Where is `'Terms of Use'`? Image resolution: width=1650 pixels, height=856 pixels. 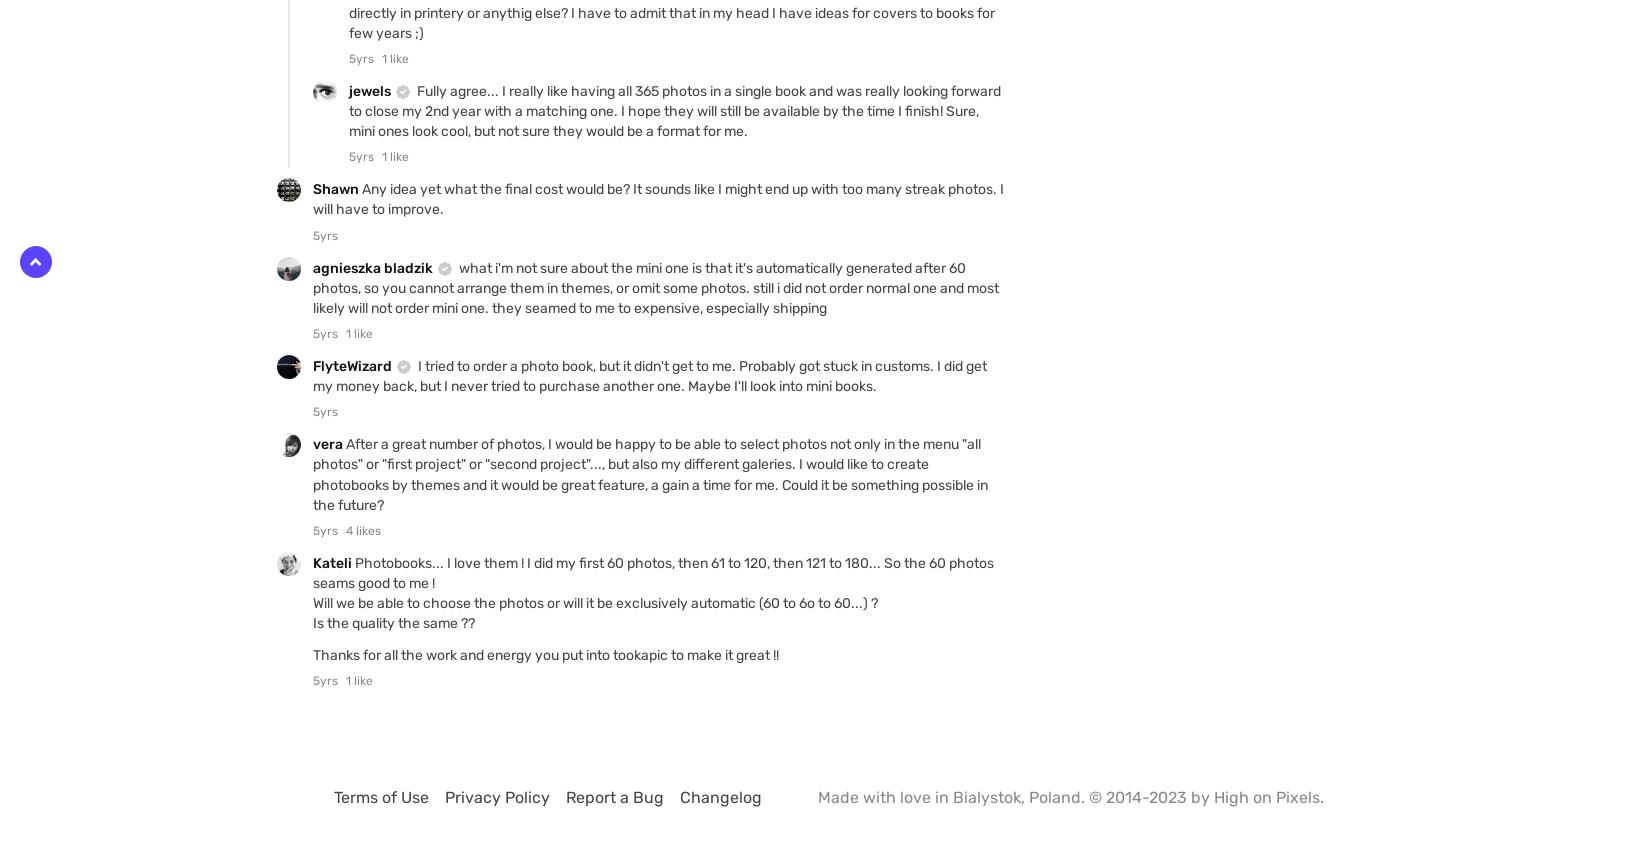 'Terms of Use' is located at coordinates (381, 797).